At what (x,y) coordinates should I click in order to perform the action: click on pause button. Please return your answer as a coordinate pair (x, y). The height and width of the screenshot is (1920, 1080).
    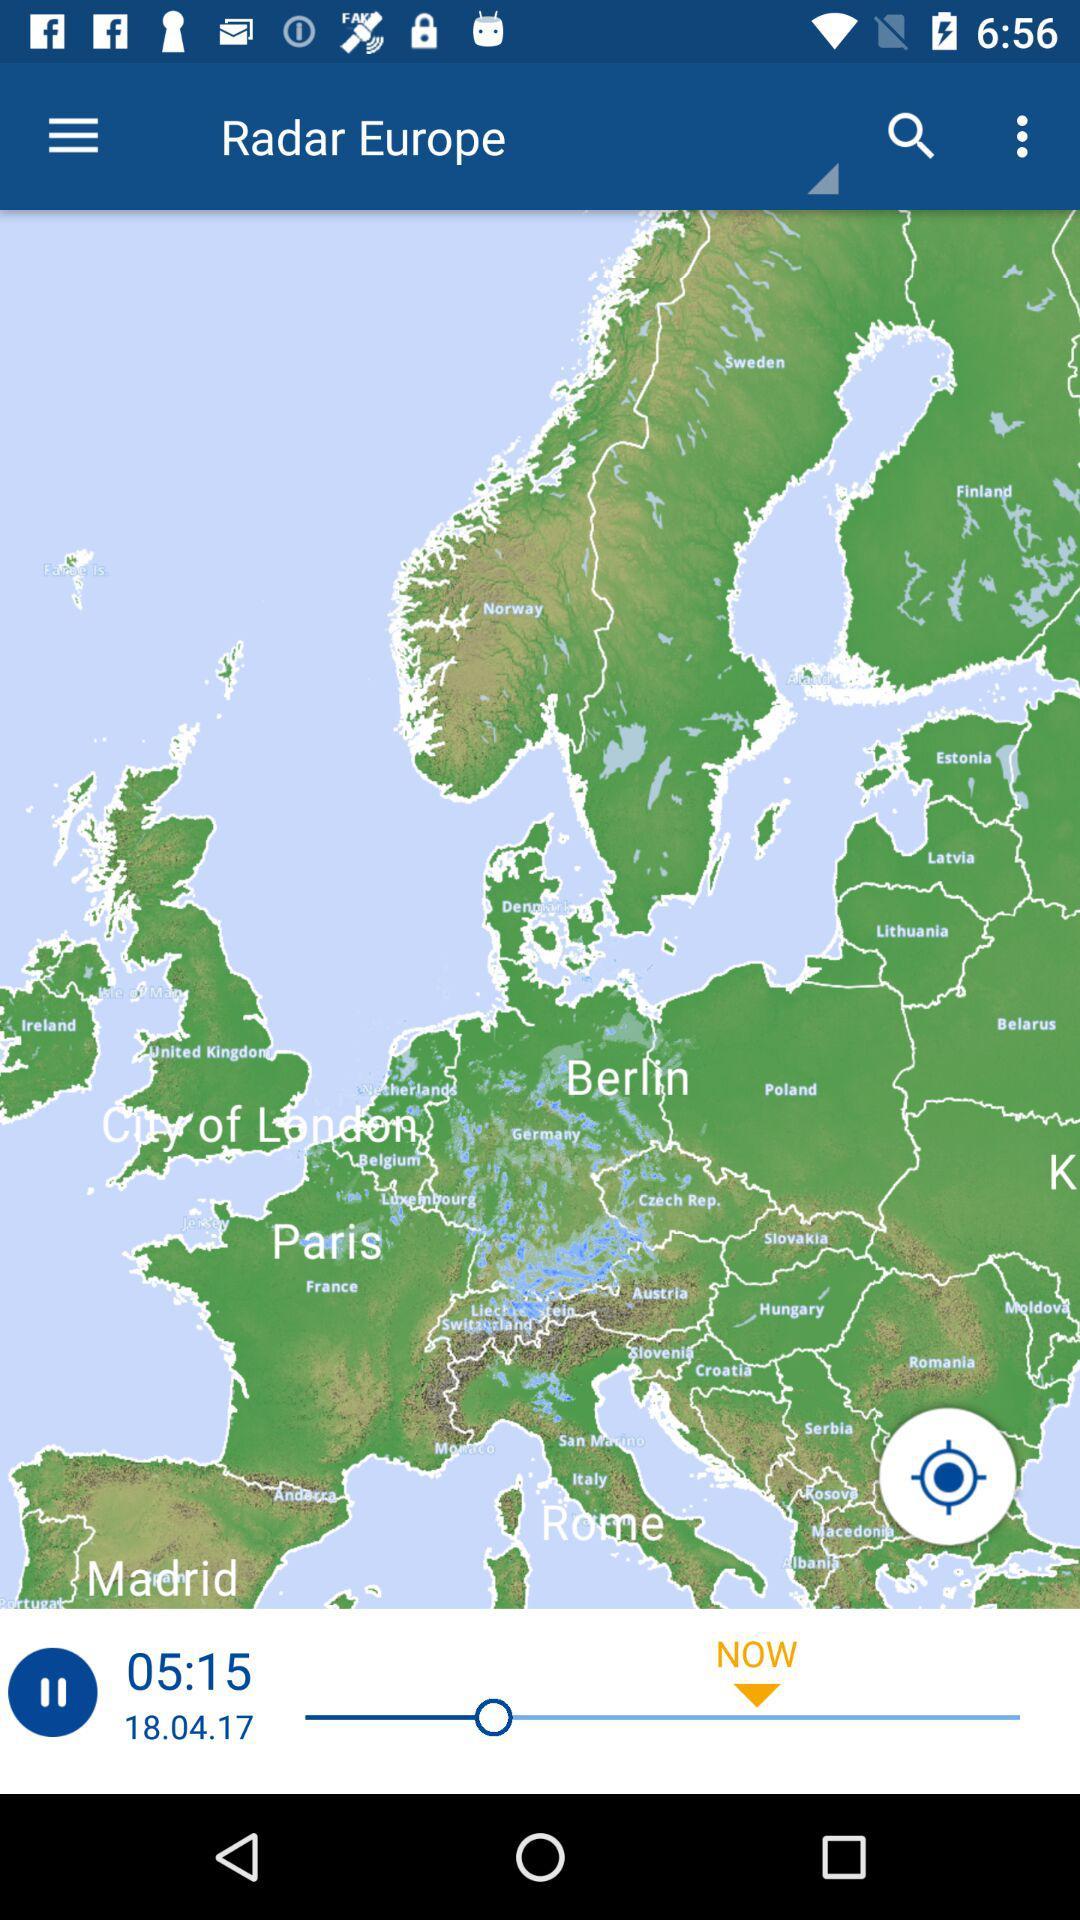
    Looking at the image, I should click on (51, 1691).